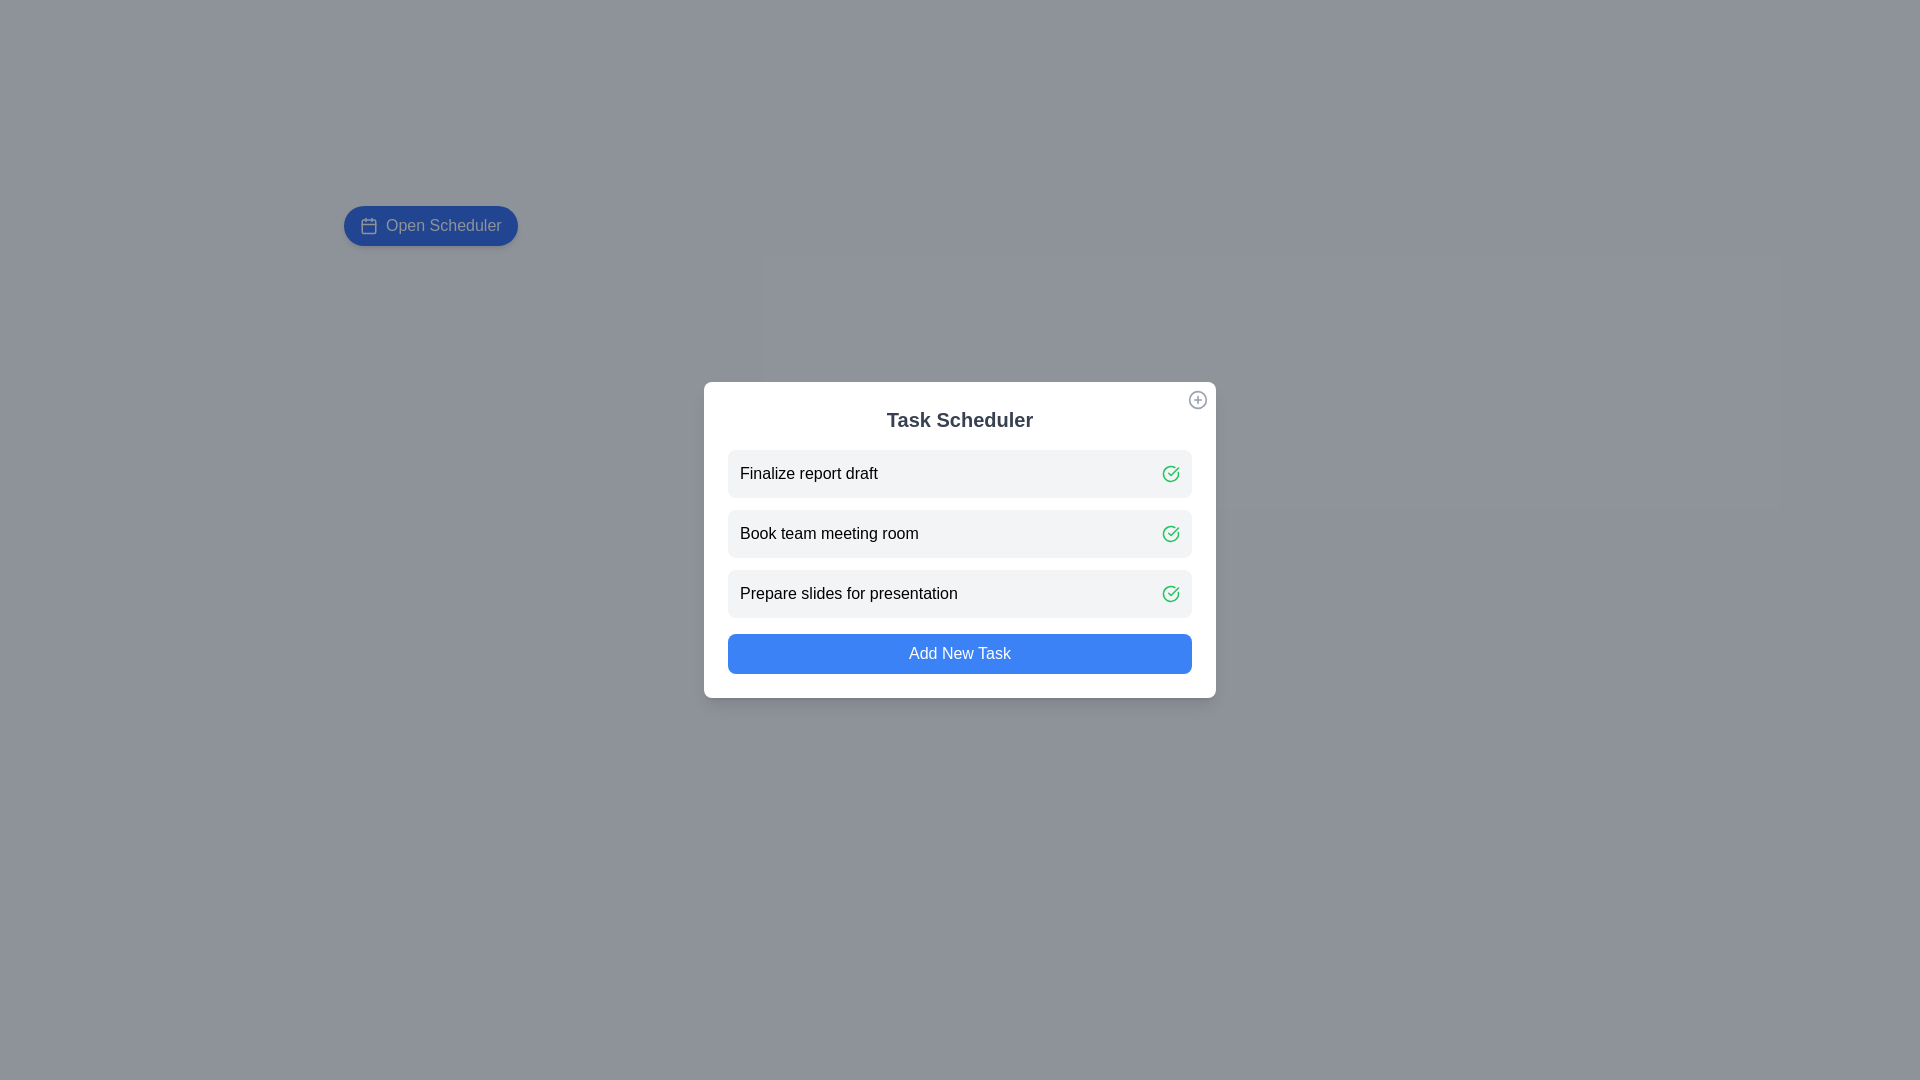  Describe the element at coordinates (829, 532) in the screenshot. I see `the text label displaying 'Book team meeting room' in black text on a light gray background, which is the second task in the vertically aligned group in the task scheduler interface` at that location.